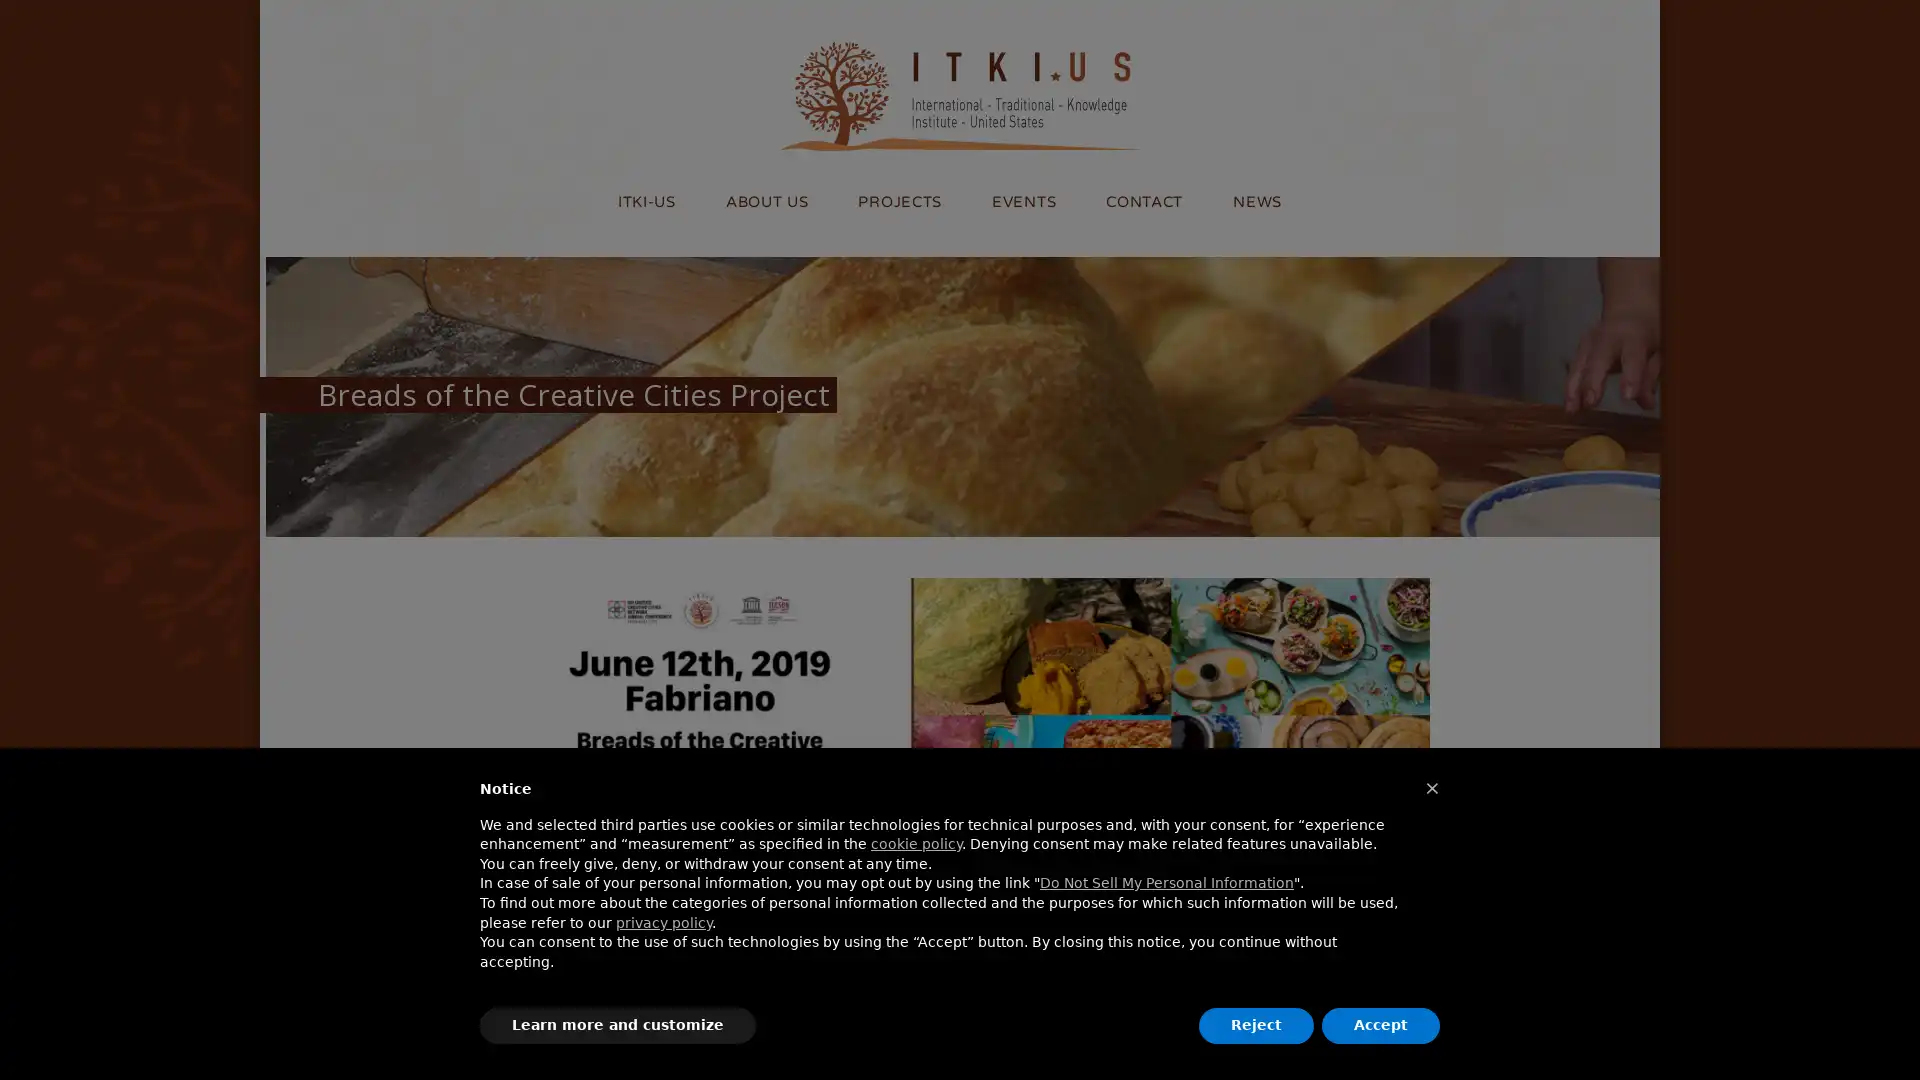  I want to click on Reject, so click(1255, 1026).